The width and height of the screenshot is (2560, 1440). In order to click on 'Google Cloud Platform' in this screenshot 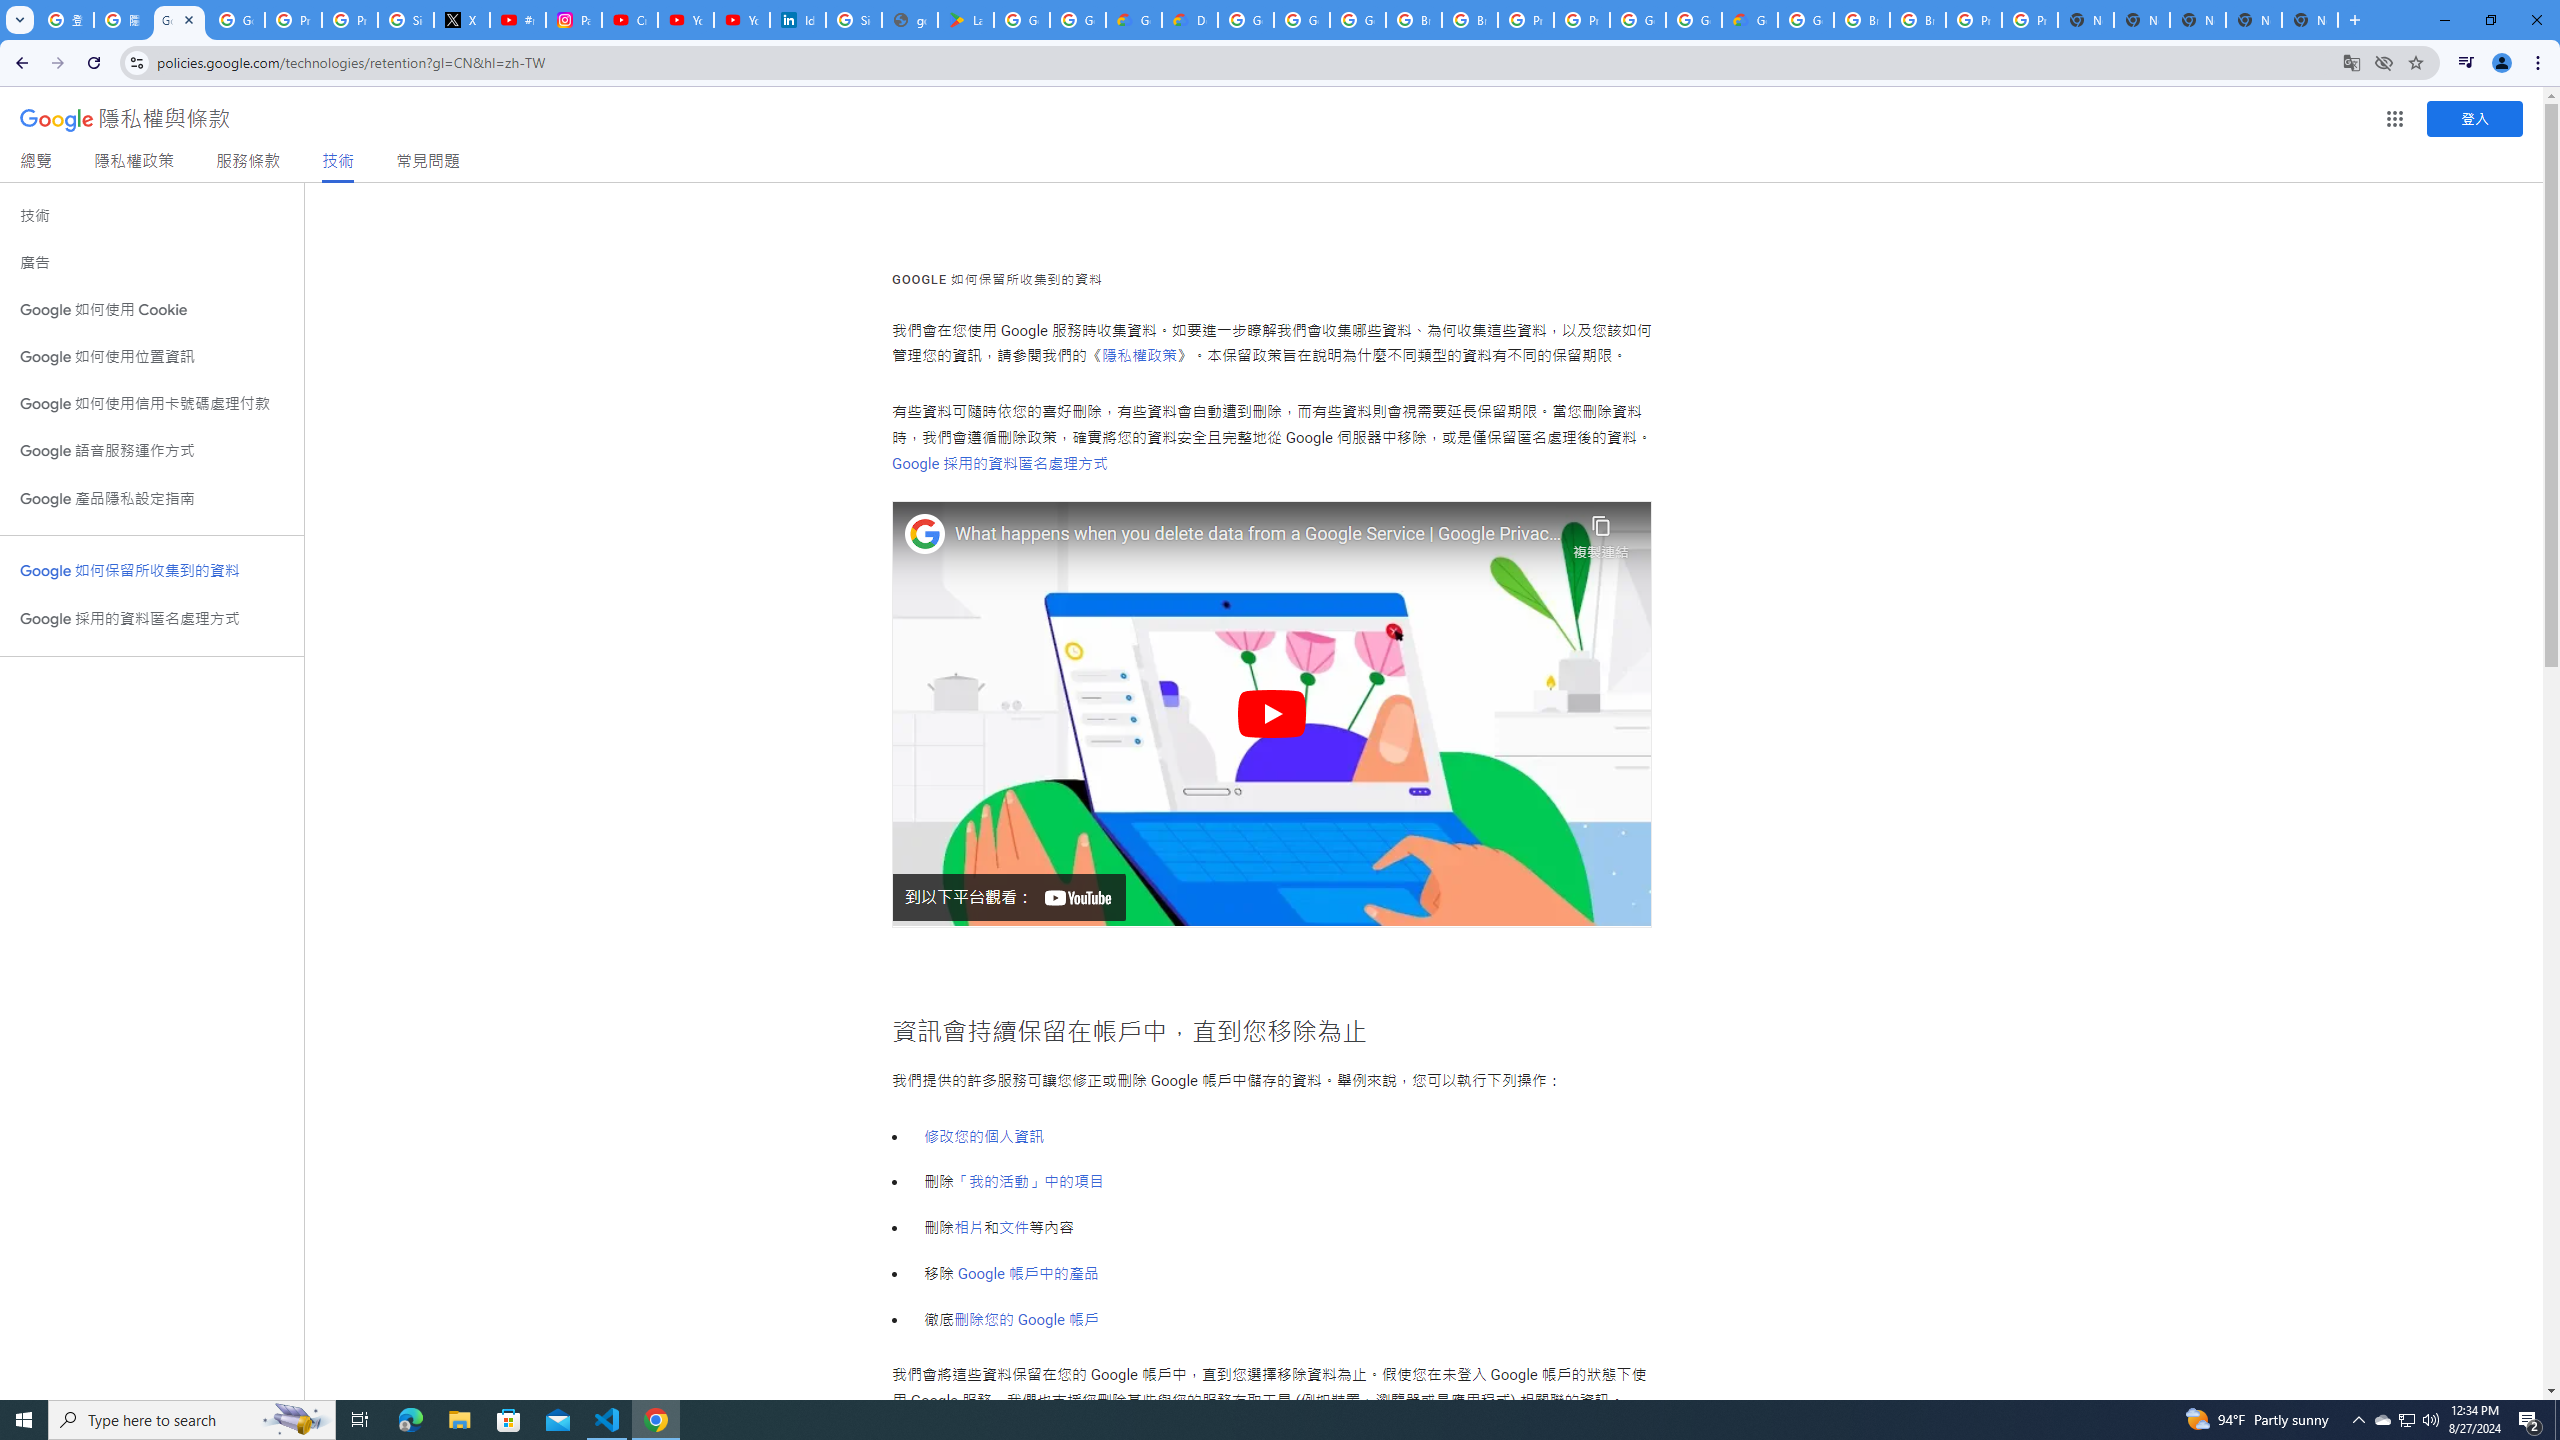, I will do `click(1692, 19)`.